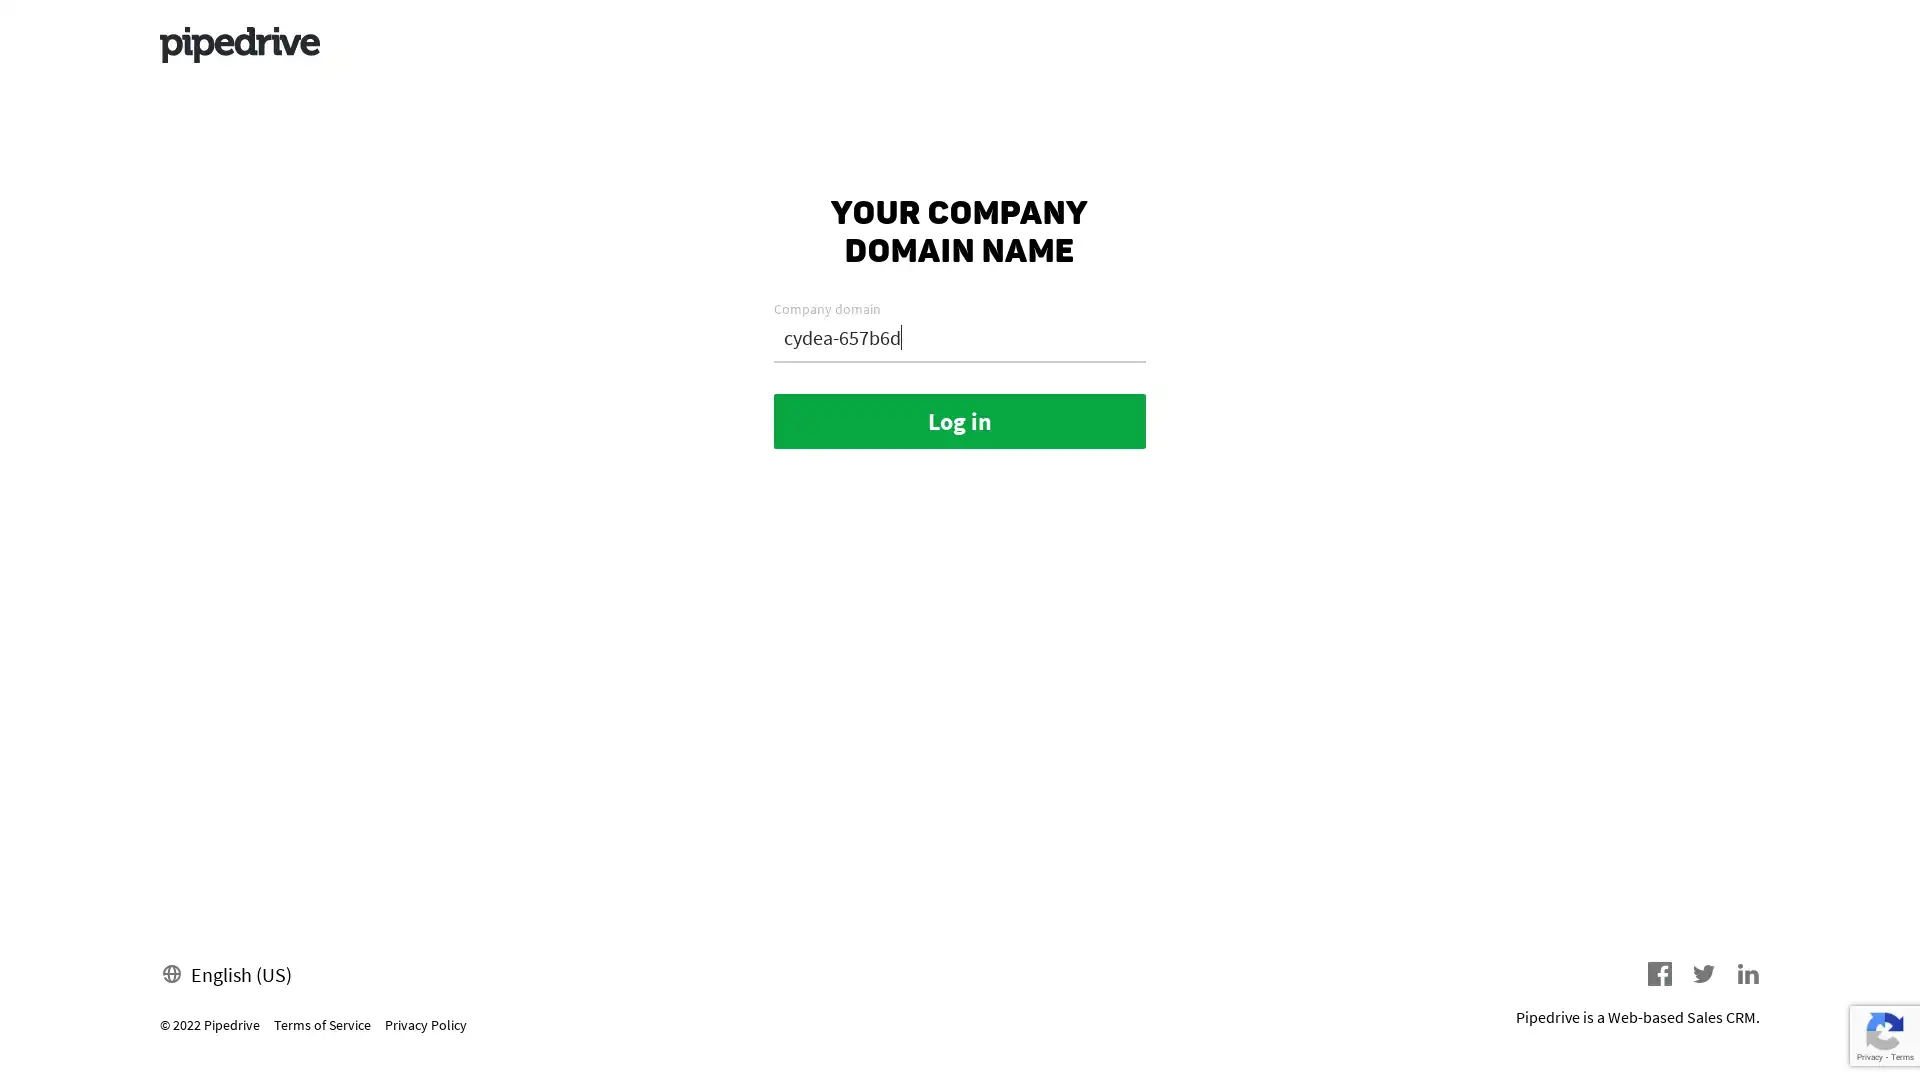 This screenshot has height=1080, width=1920. Describe the element at coordinates (225, 973) in the screenshot. I see `English (US)` at that location.